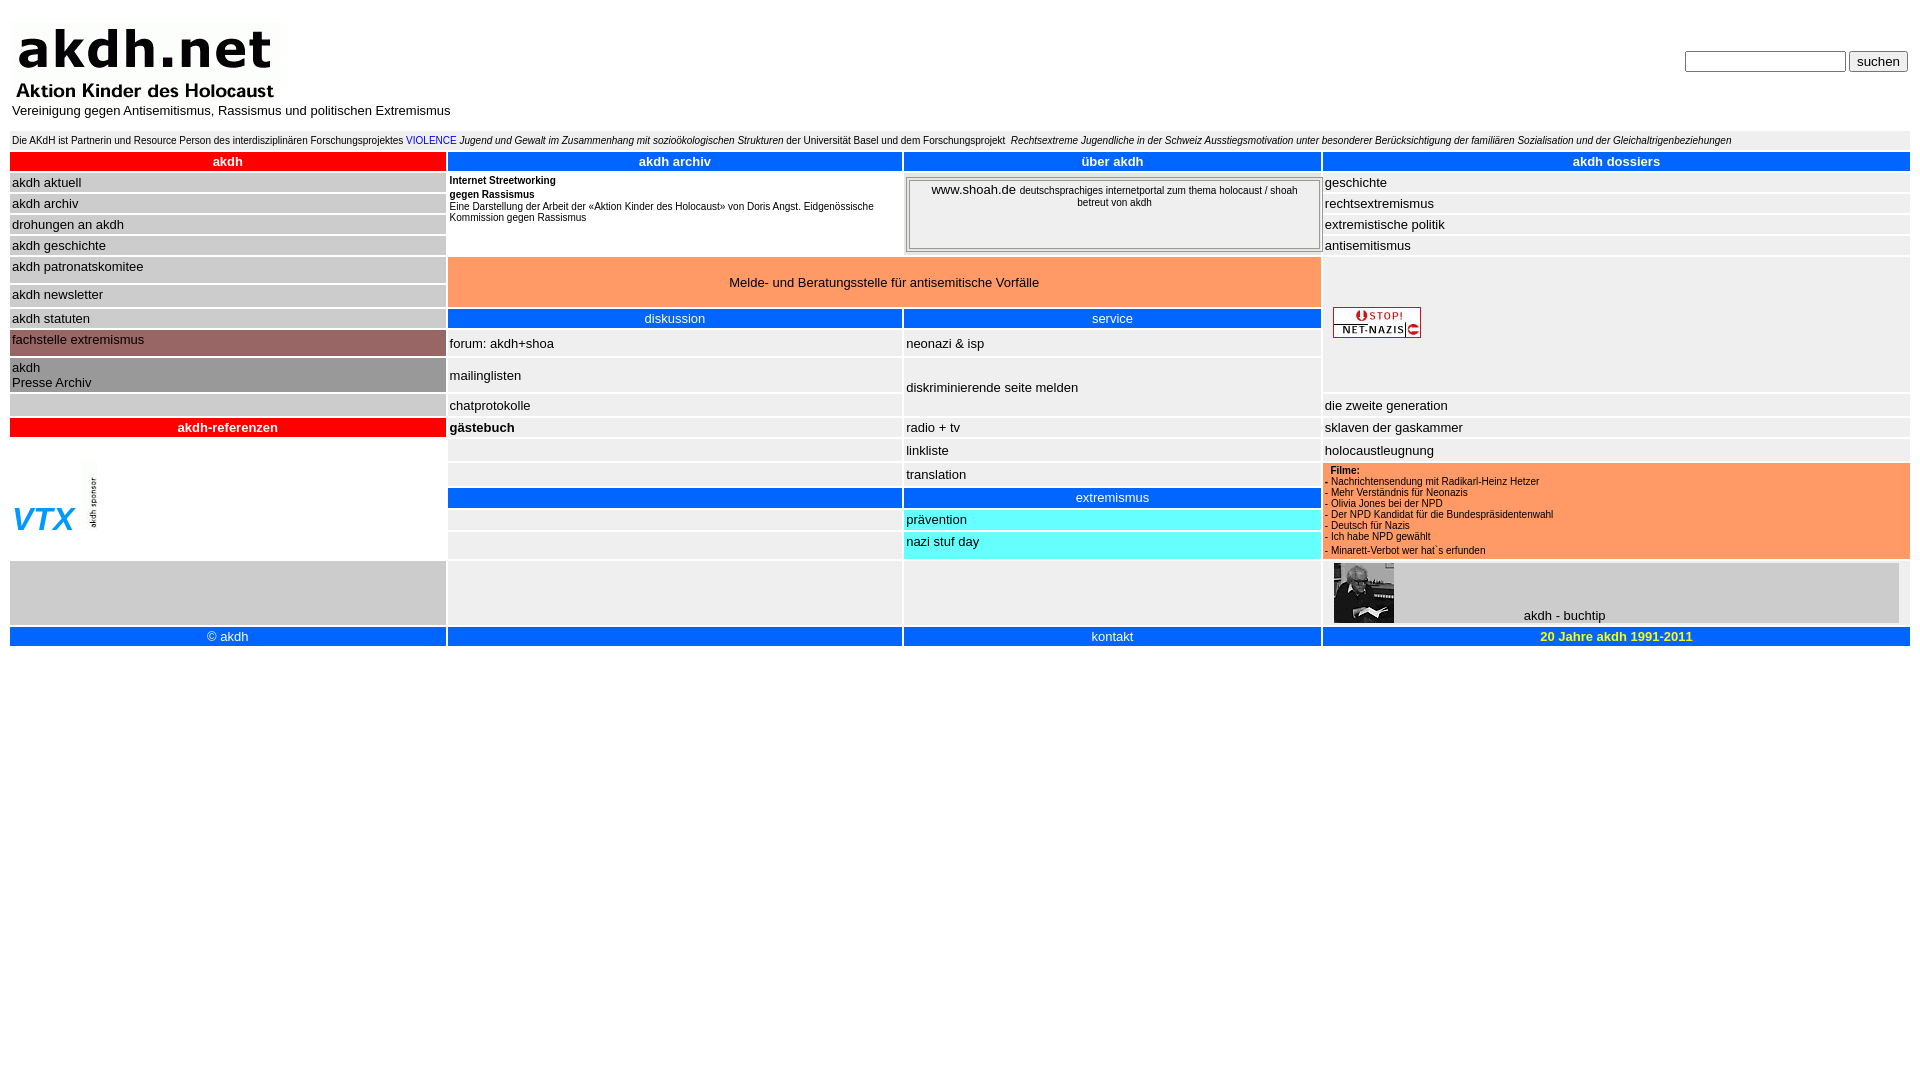  Describe the element at coordinates (1324, 448) in the screenshot. I see `'holocaustleugnung'` at that location.